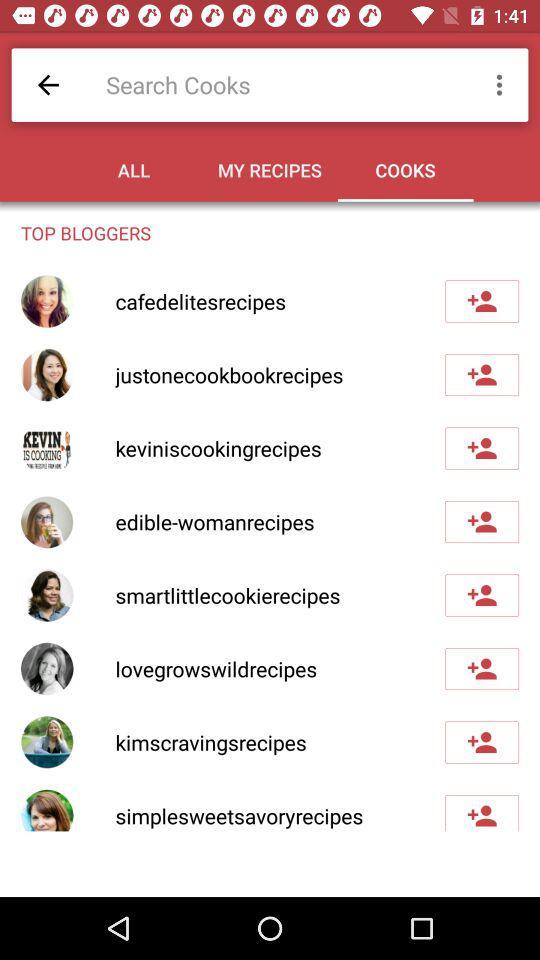  I want to click on friend, so click(481, 448).